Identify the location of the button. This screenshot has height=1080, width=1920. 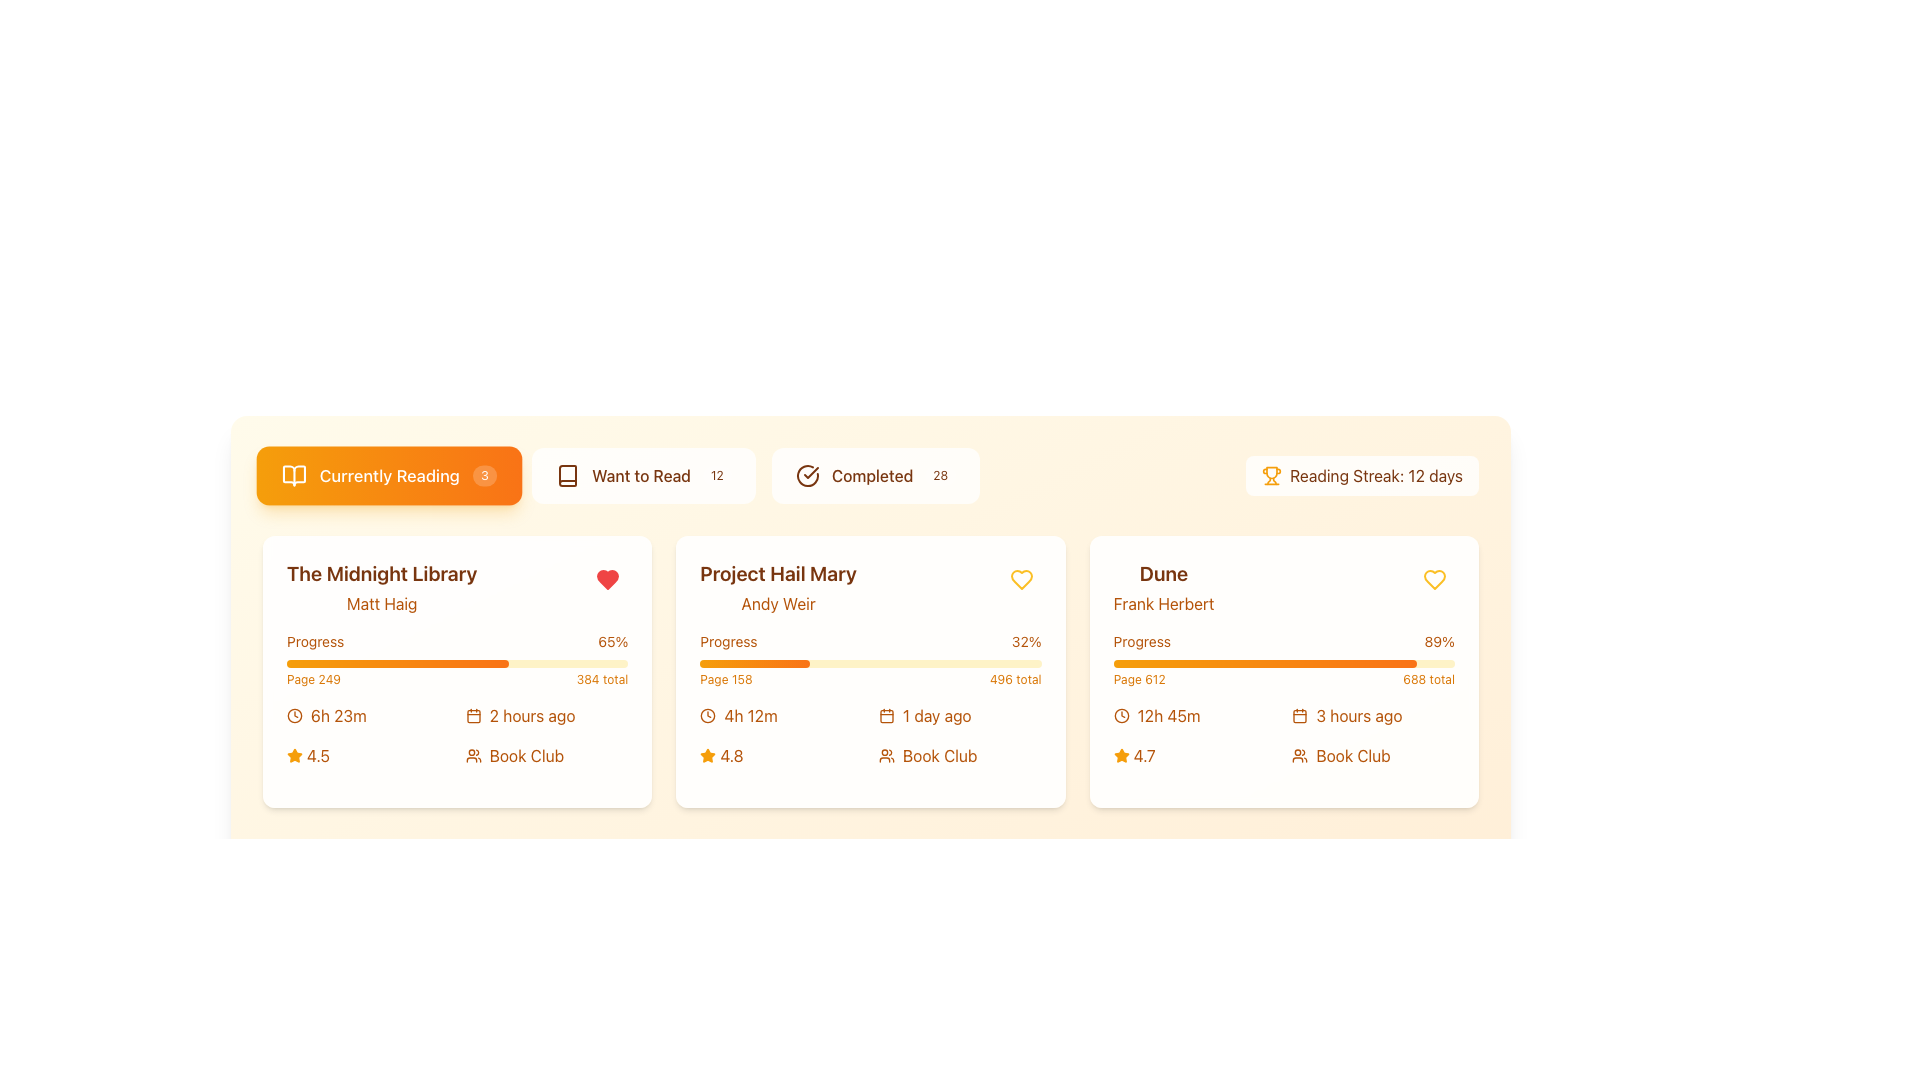
(1434, 579).